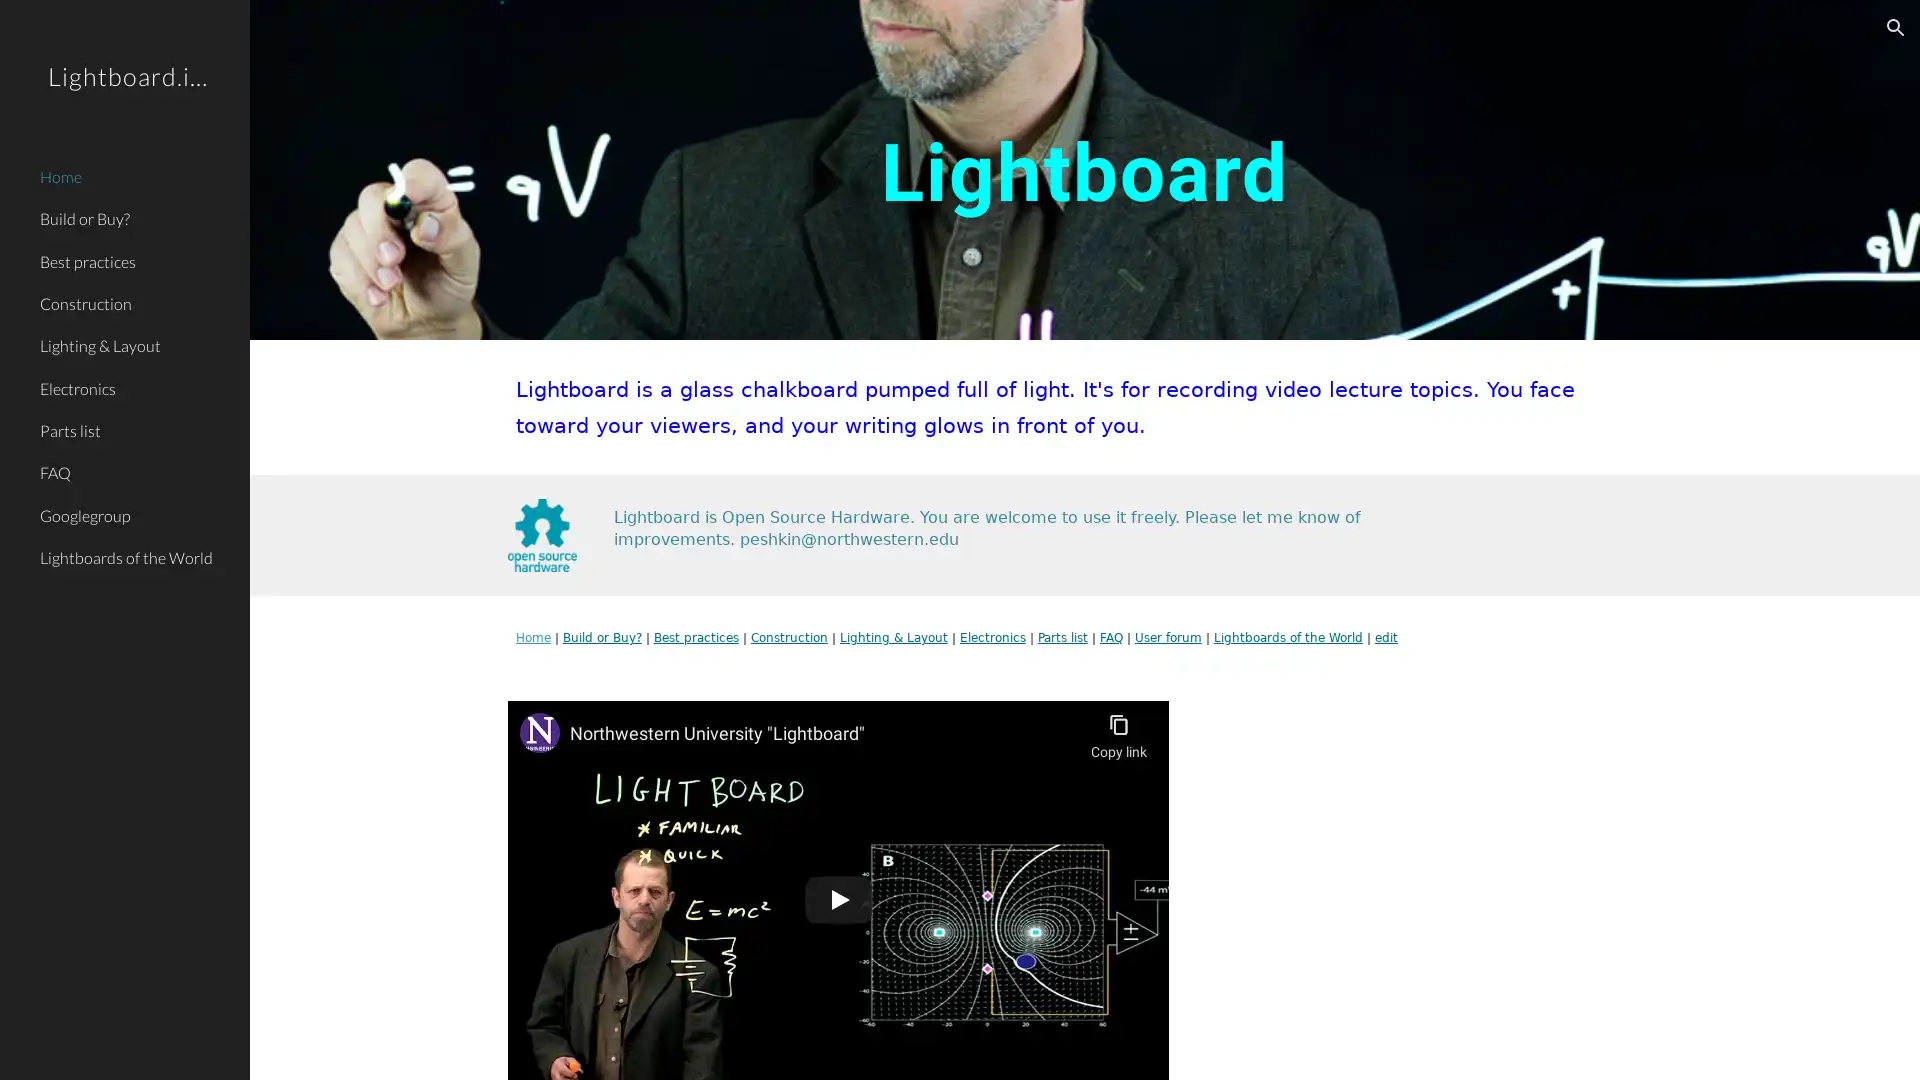 The image size is (1920, 1080). What do you see at coordinates (491, 1044) in the screenshot?
I see `Report abuse` at bounding box center [491, 1044].